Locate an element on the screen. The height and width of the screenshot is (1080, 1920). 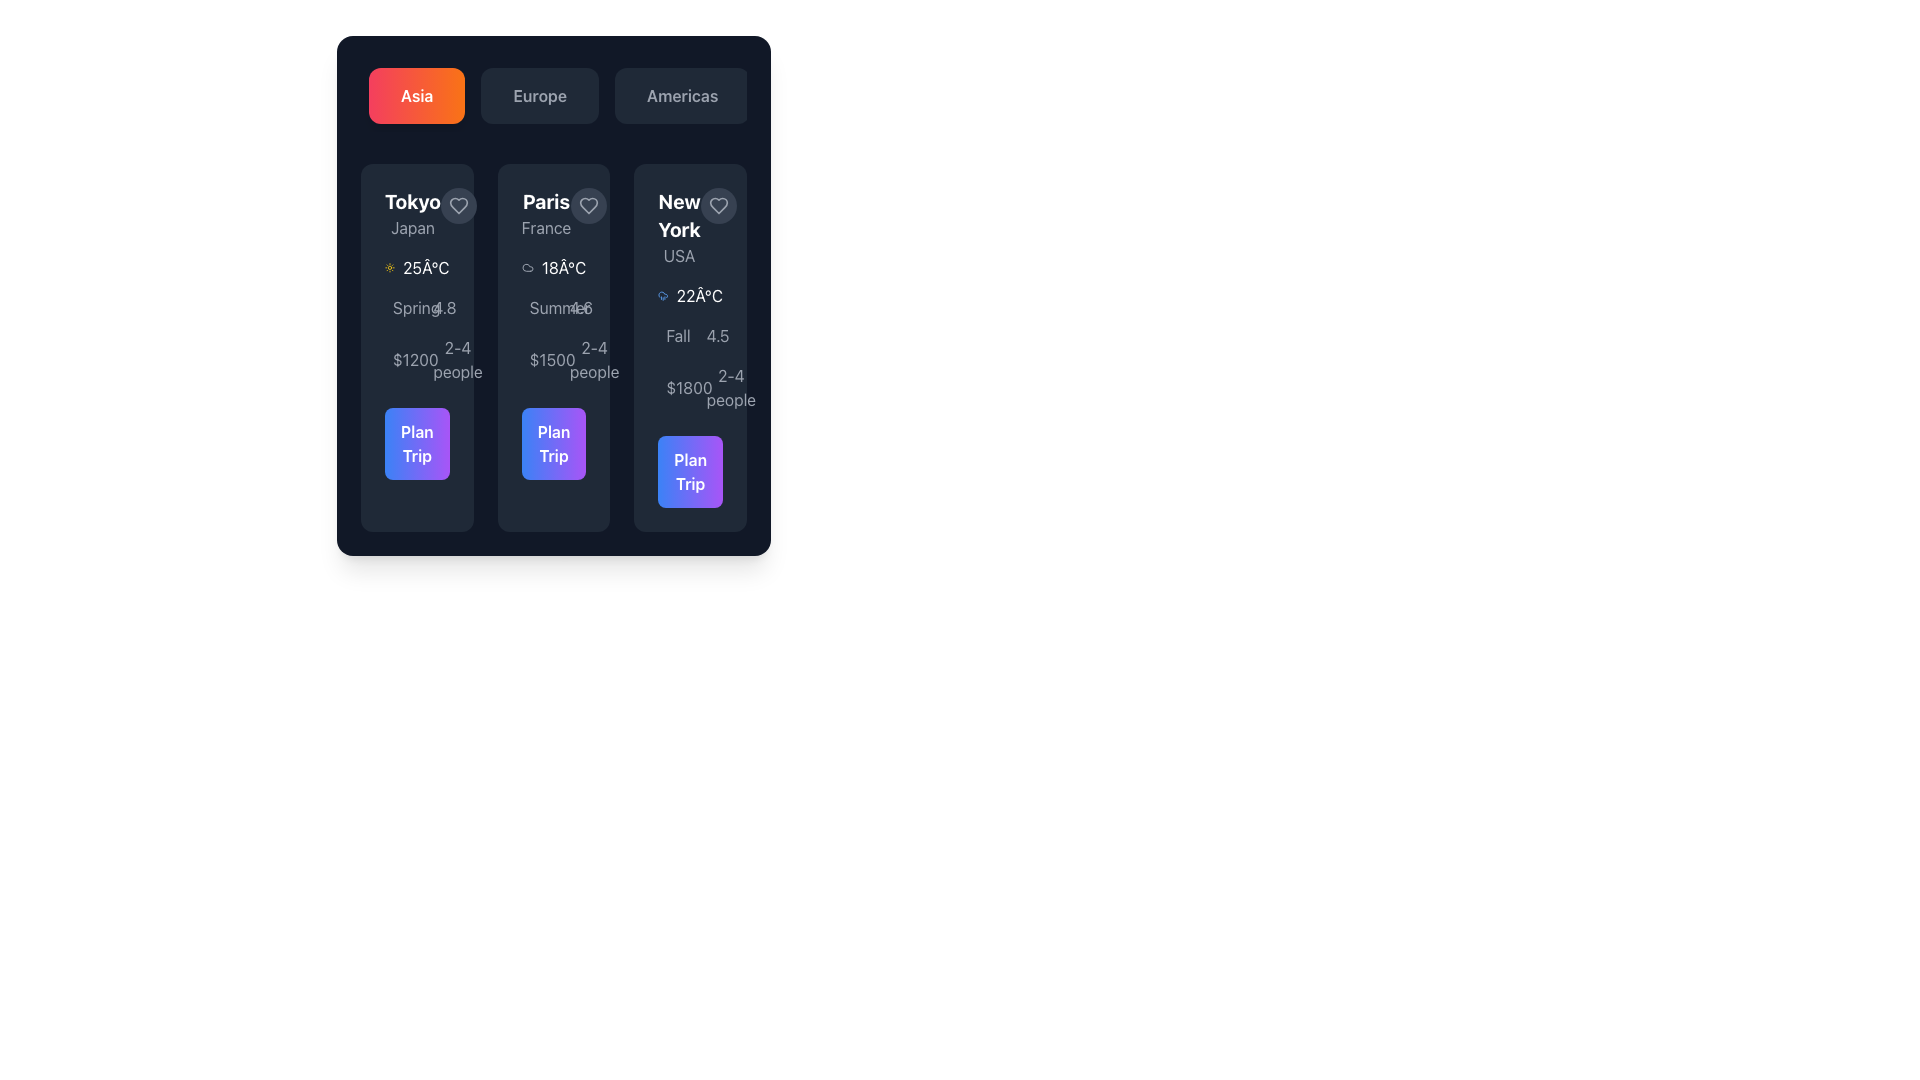
the text label displaying '4.5' in grayscale, located under the heading 'New York, USA,' within the rightmost detail card, below the temperature indicator '22°C.' is located at coordinates (710, 334).